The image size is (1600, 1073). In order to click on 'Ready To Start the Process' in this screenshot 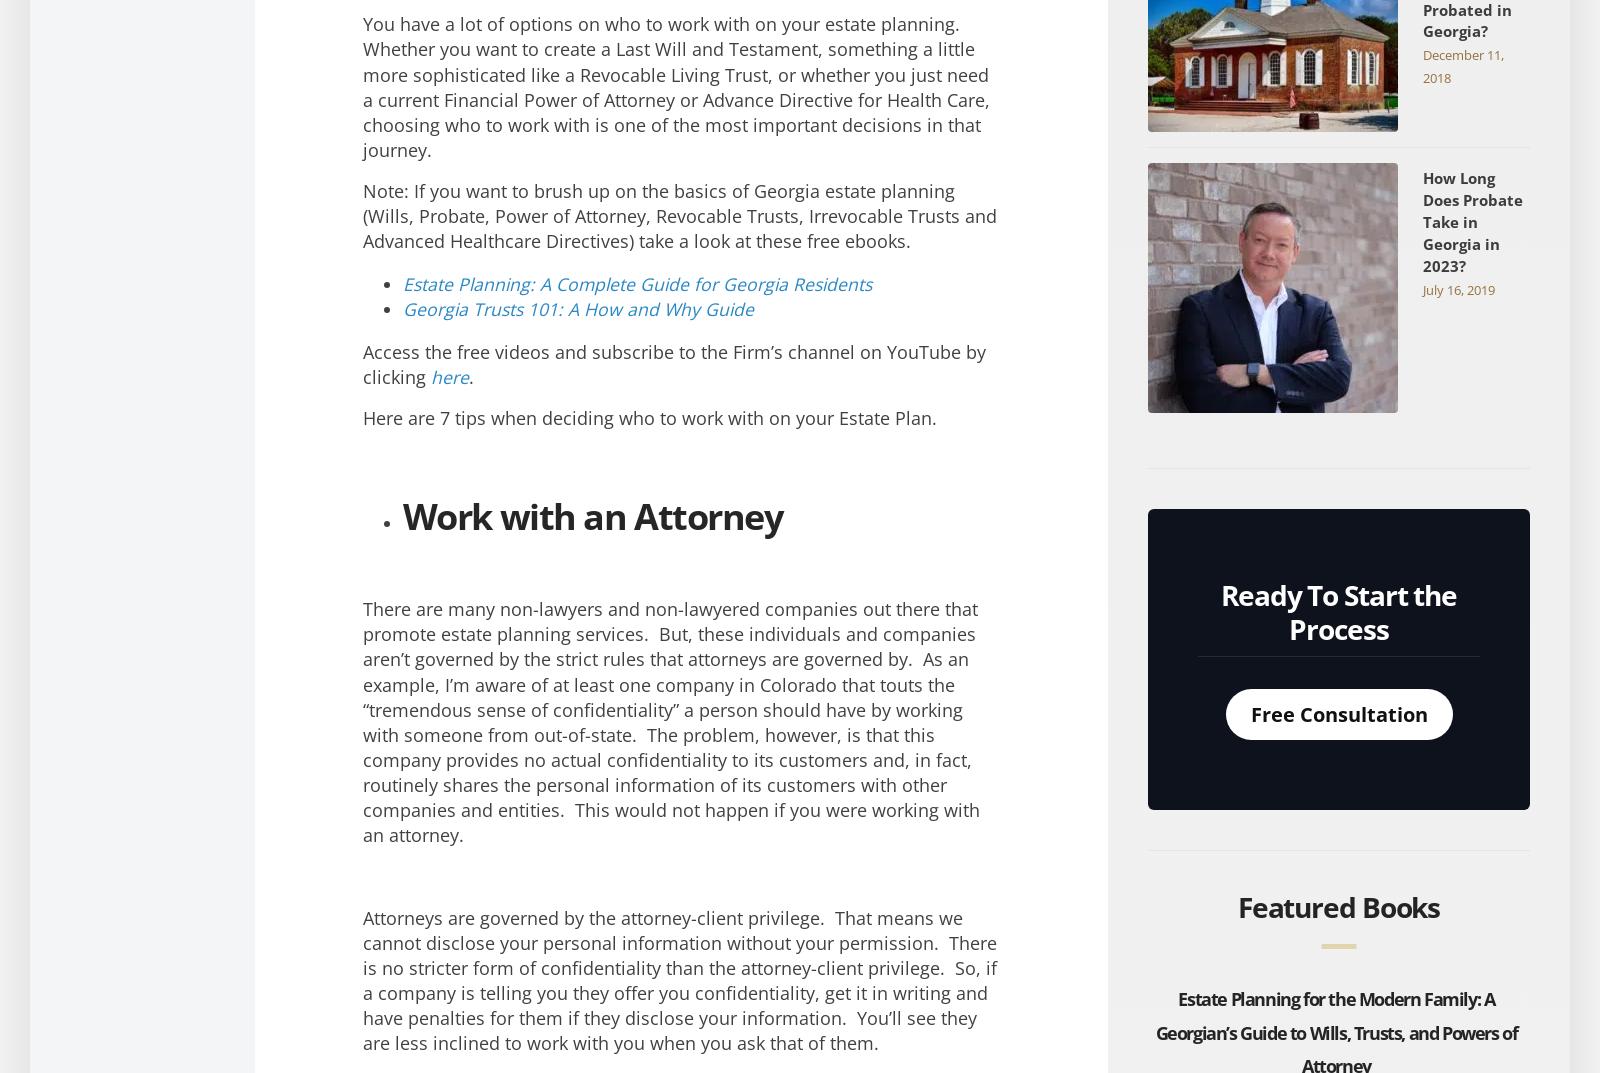, I will do `click(1337, 610)`.